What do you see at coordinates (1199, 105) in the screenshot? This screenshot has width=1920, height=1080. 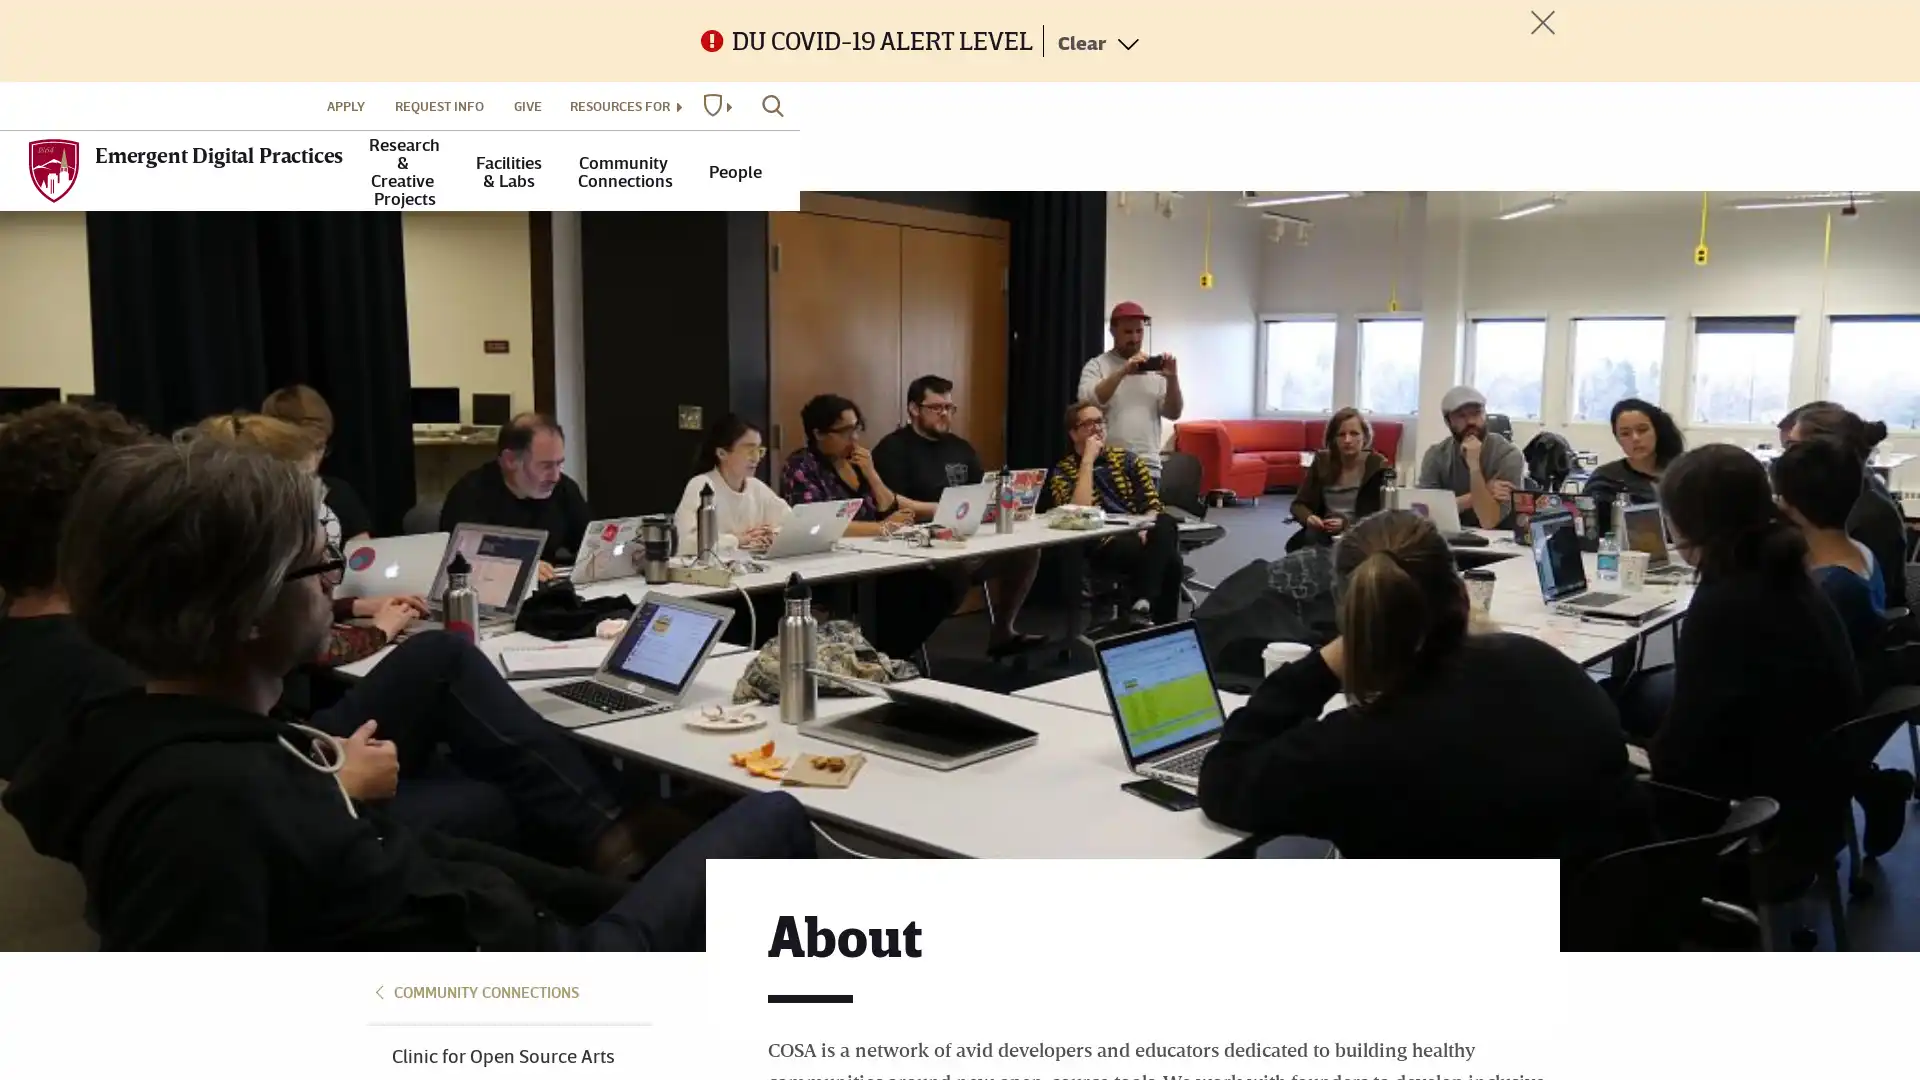 I see `REQUEST INFO` at bounding box center [1199, 105].